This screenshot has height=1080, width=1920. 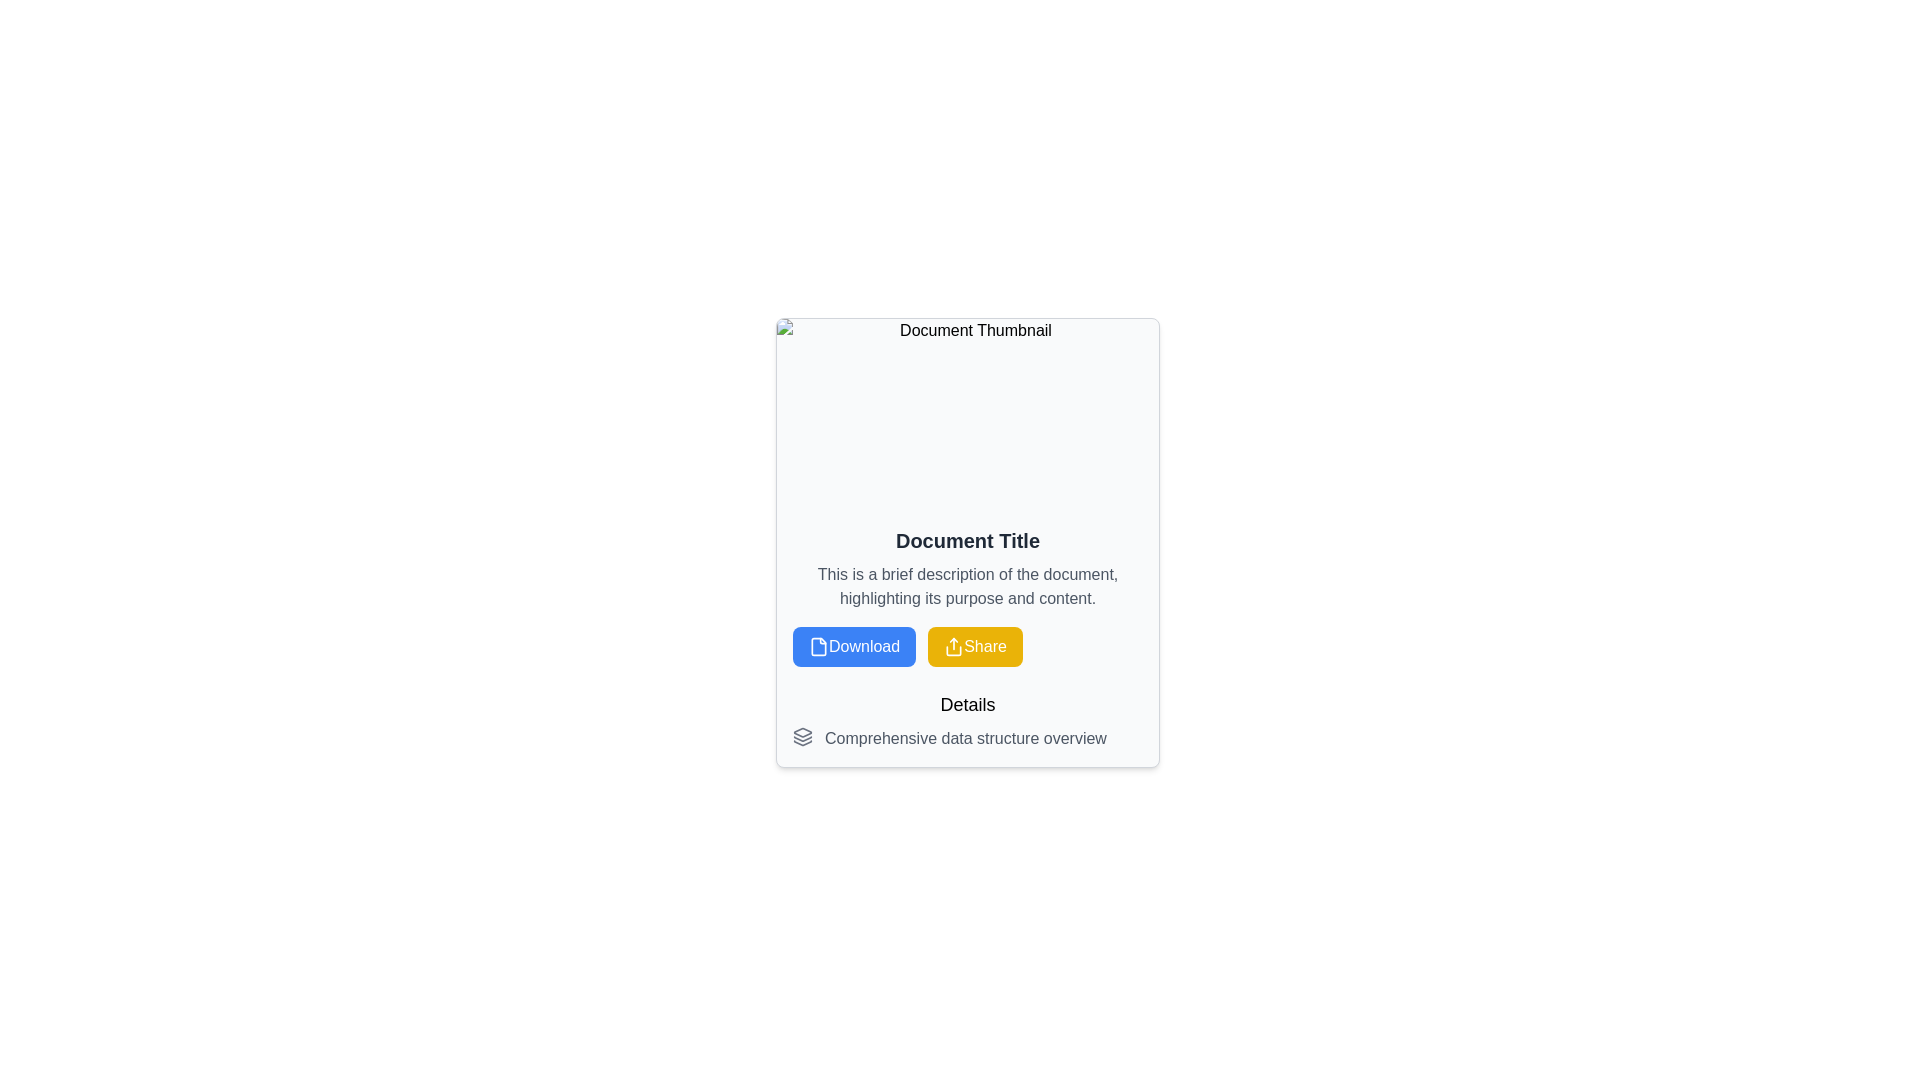 I want to click on the download button located in the bottom part of the card interface, aligned to the left of the 'Share' button, to initiate the download process, so click(x=854, y=647).